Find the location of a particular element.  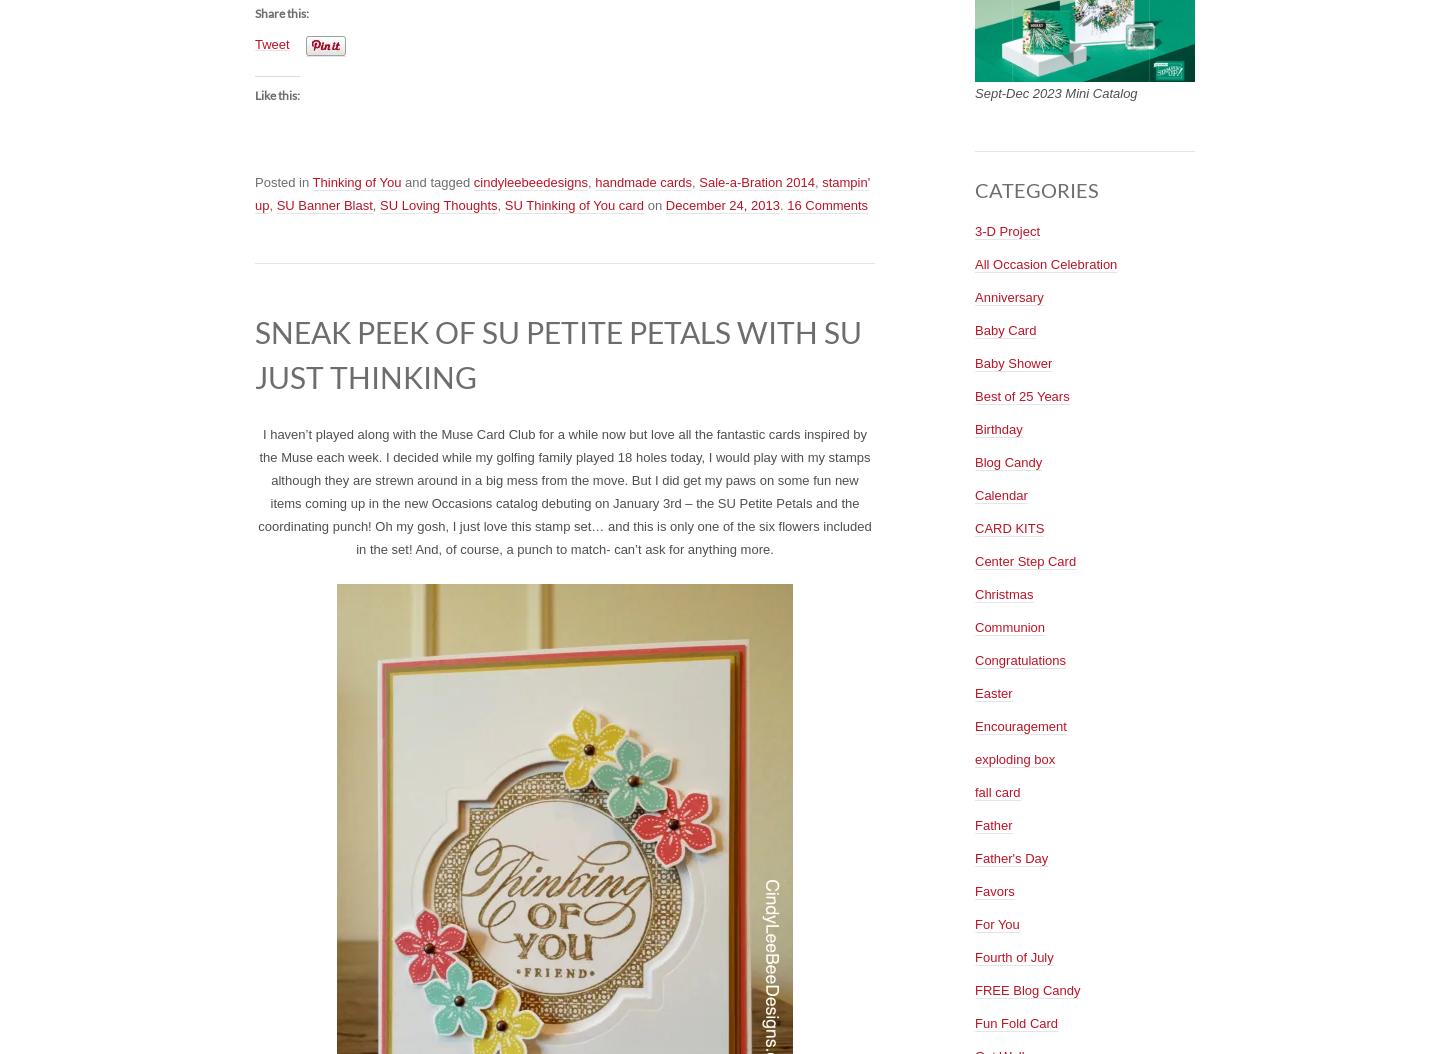

'Communion' is located at coordinates (1010, 625).